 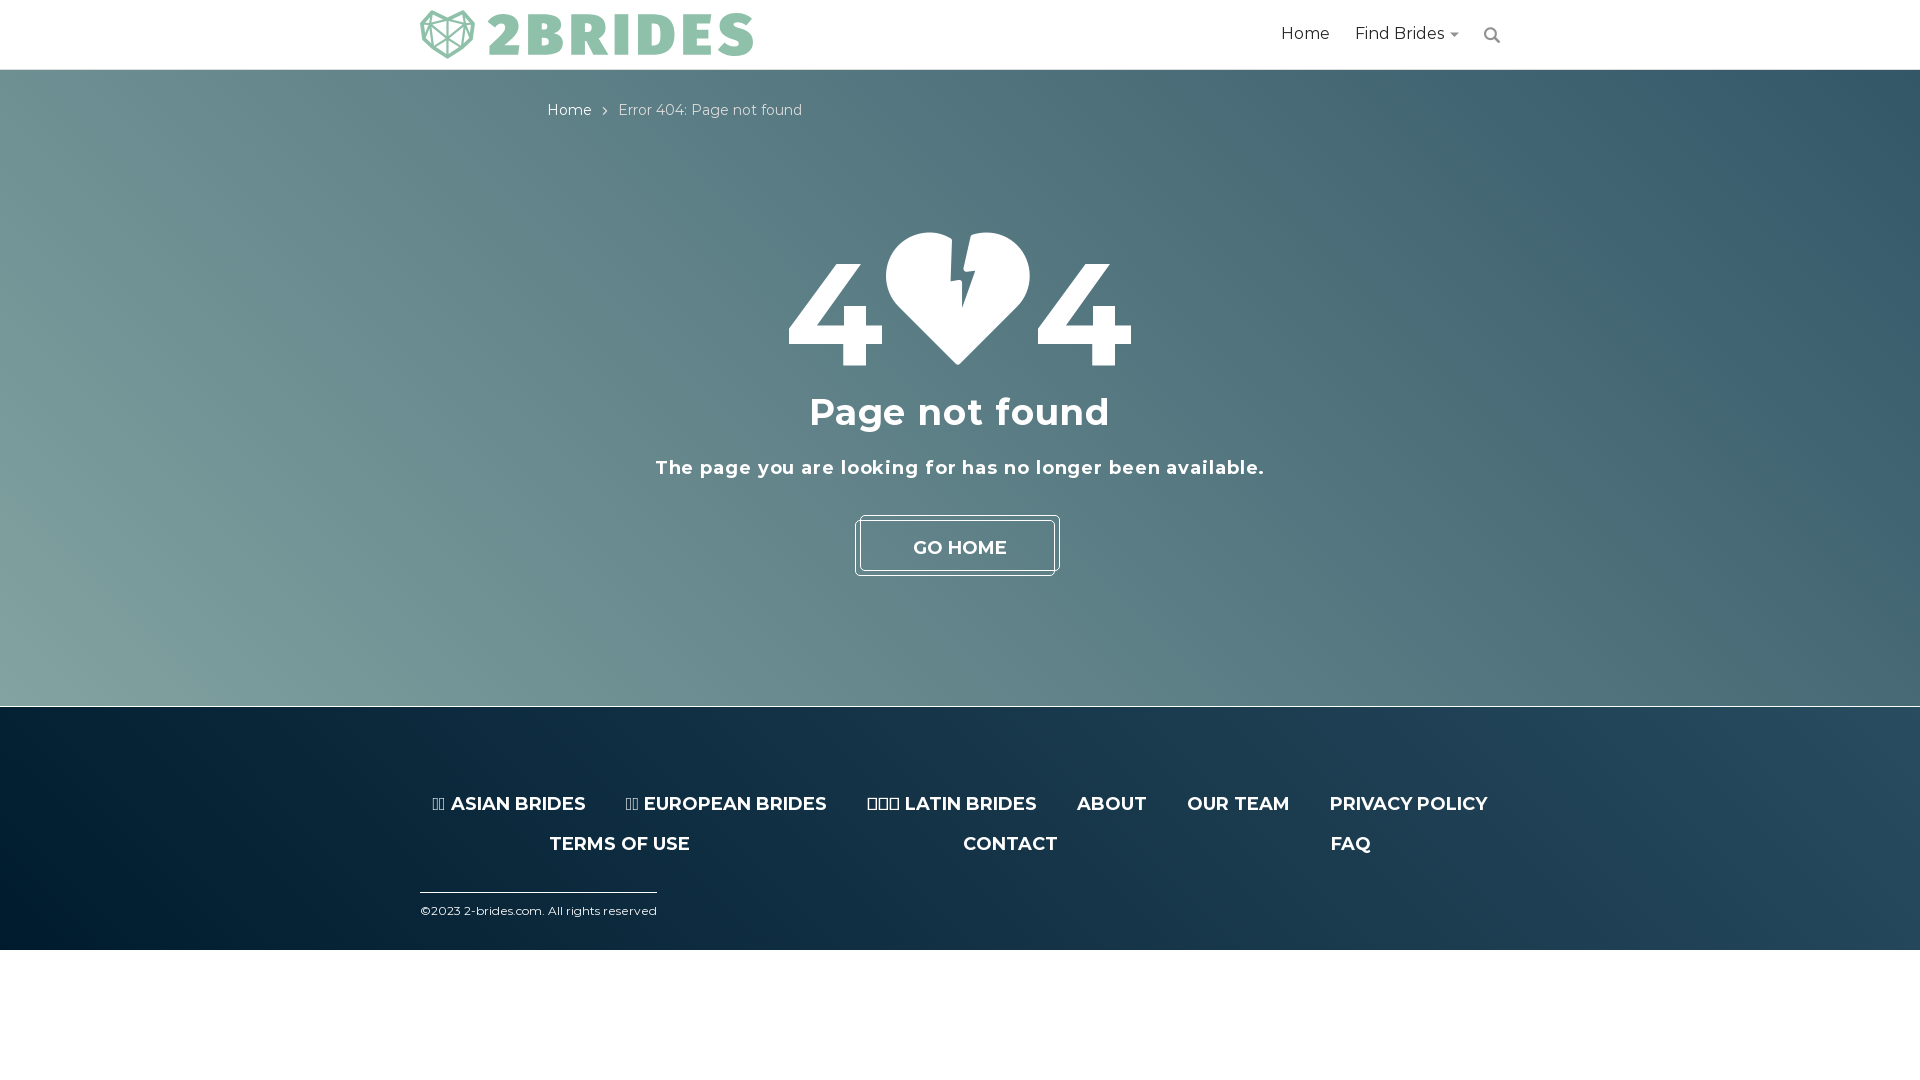 I want to click on 'GO HOME', so click(x=960, y=547).